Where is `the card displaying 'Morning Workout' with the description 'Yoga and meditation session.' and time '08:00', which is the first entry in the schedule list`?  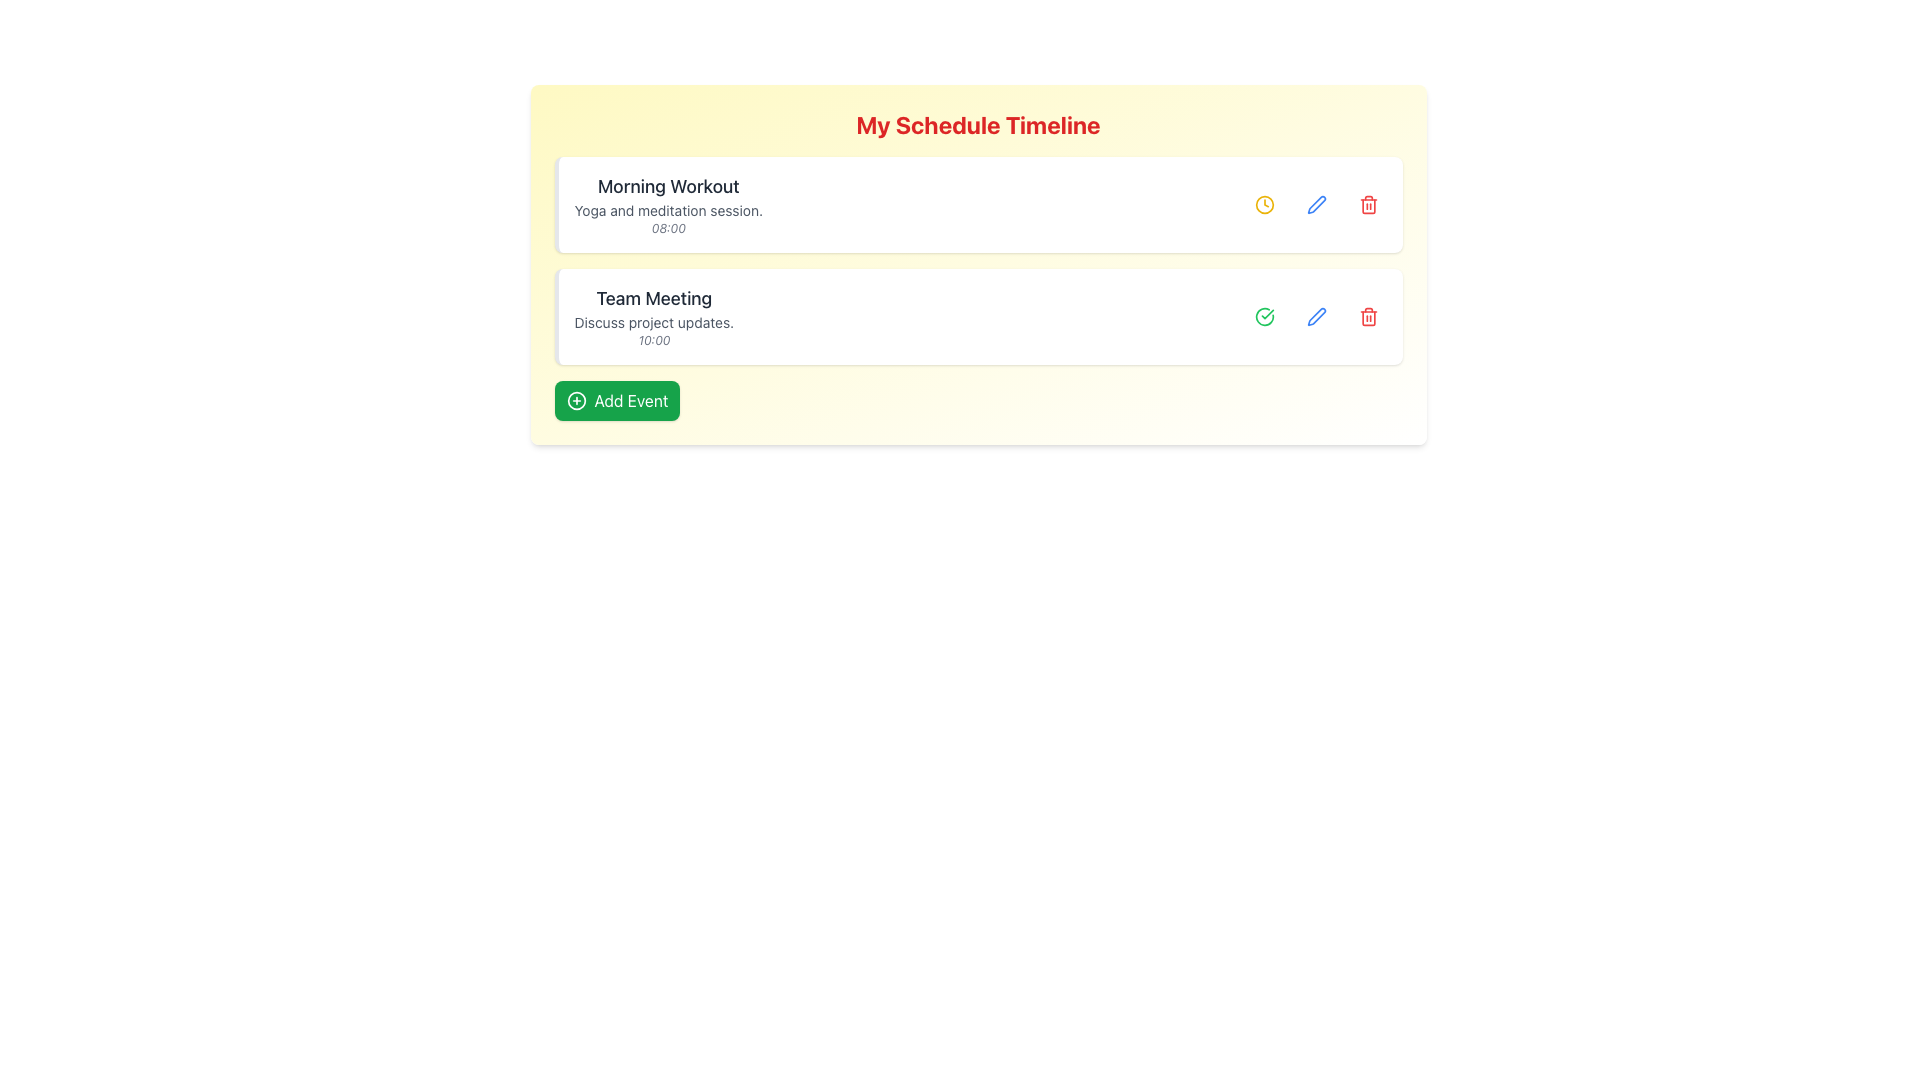 the card displaying 'Morning Workout' with the description 'Yoga and meditation session.' and time '08:00', which is the first entry in the schedule list is located at coordinates (668, 204).